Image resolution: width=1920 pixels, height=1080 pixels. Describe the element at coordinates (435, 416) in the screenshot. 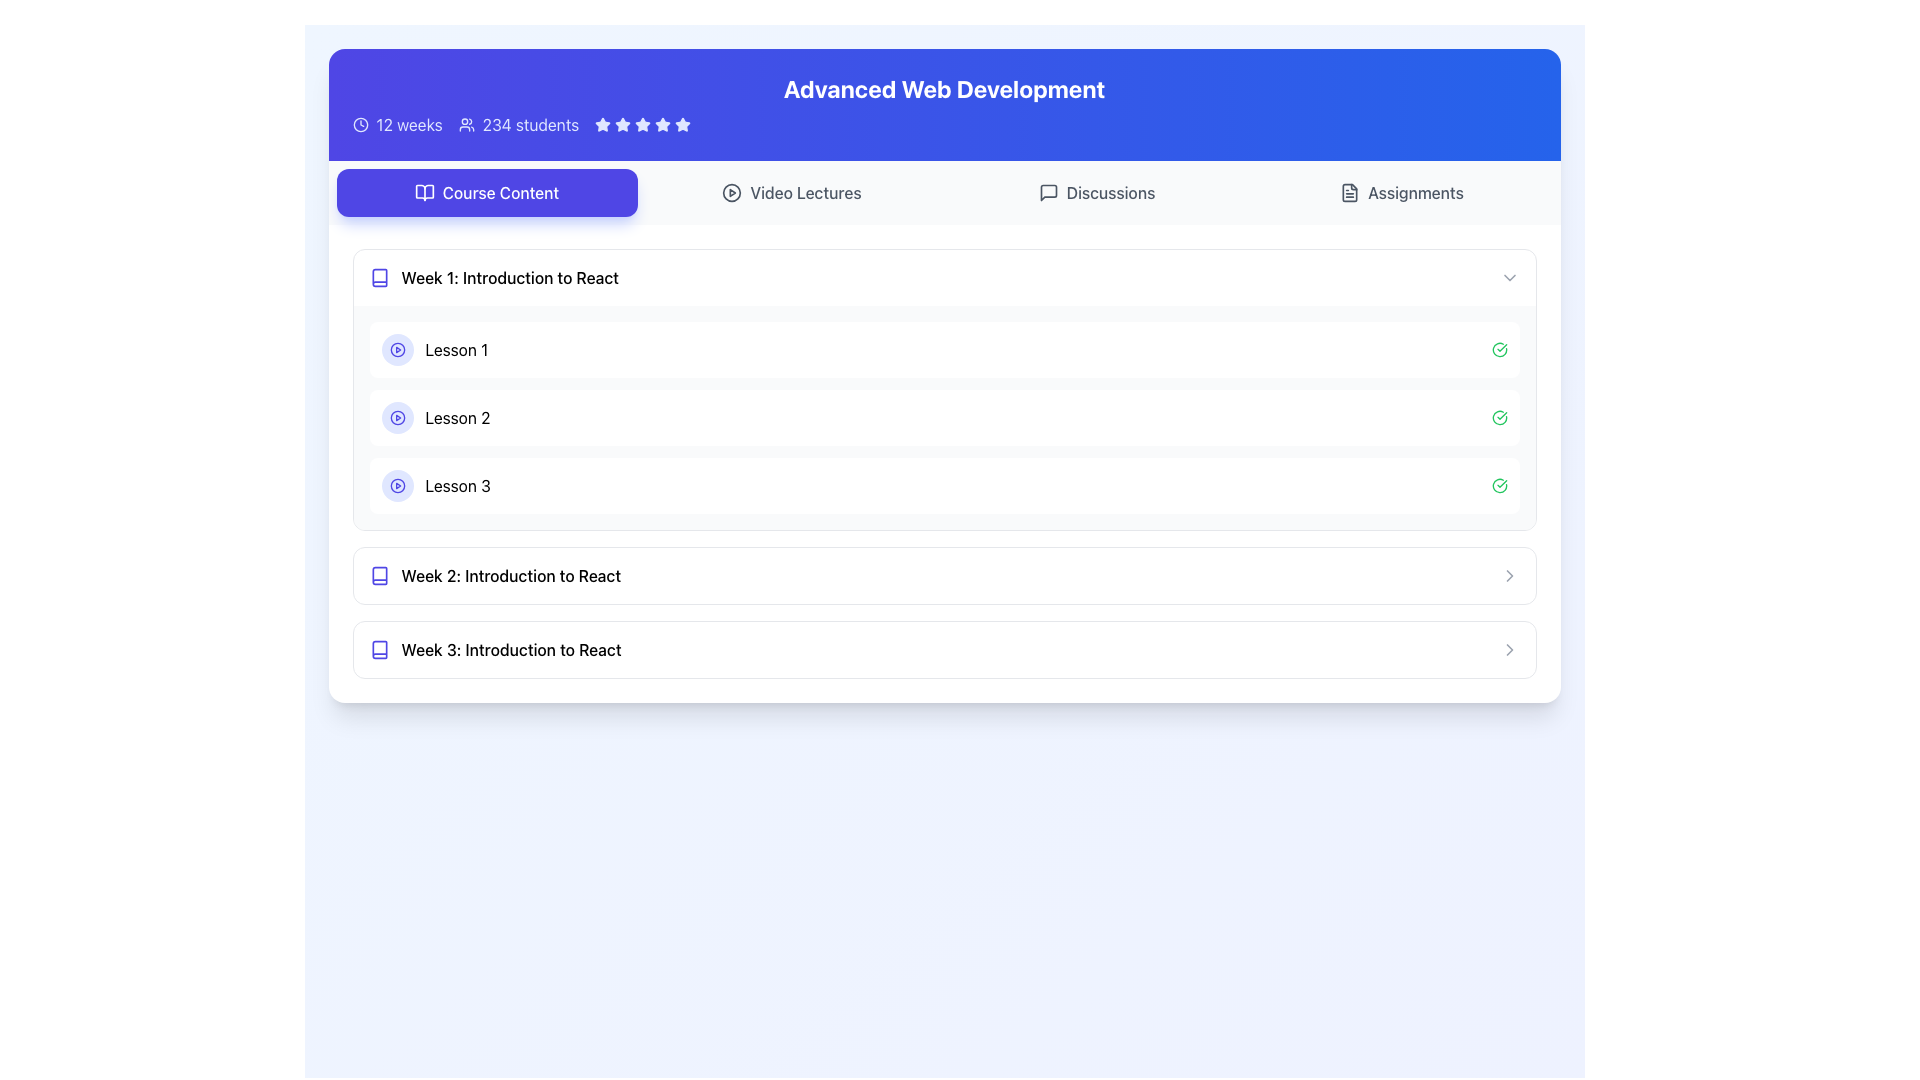

I see `the lesson title label located between 'Lesson 1' and 'Lesson 3' under 'Week 1: Introduction to React'` at that location.